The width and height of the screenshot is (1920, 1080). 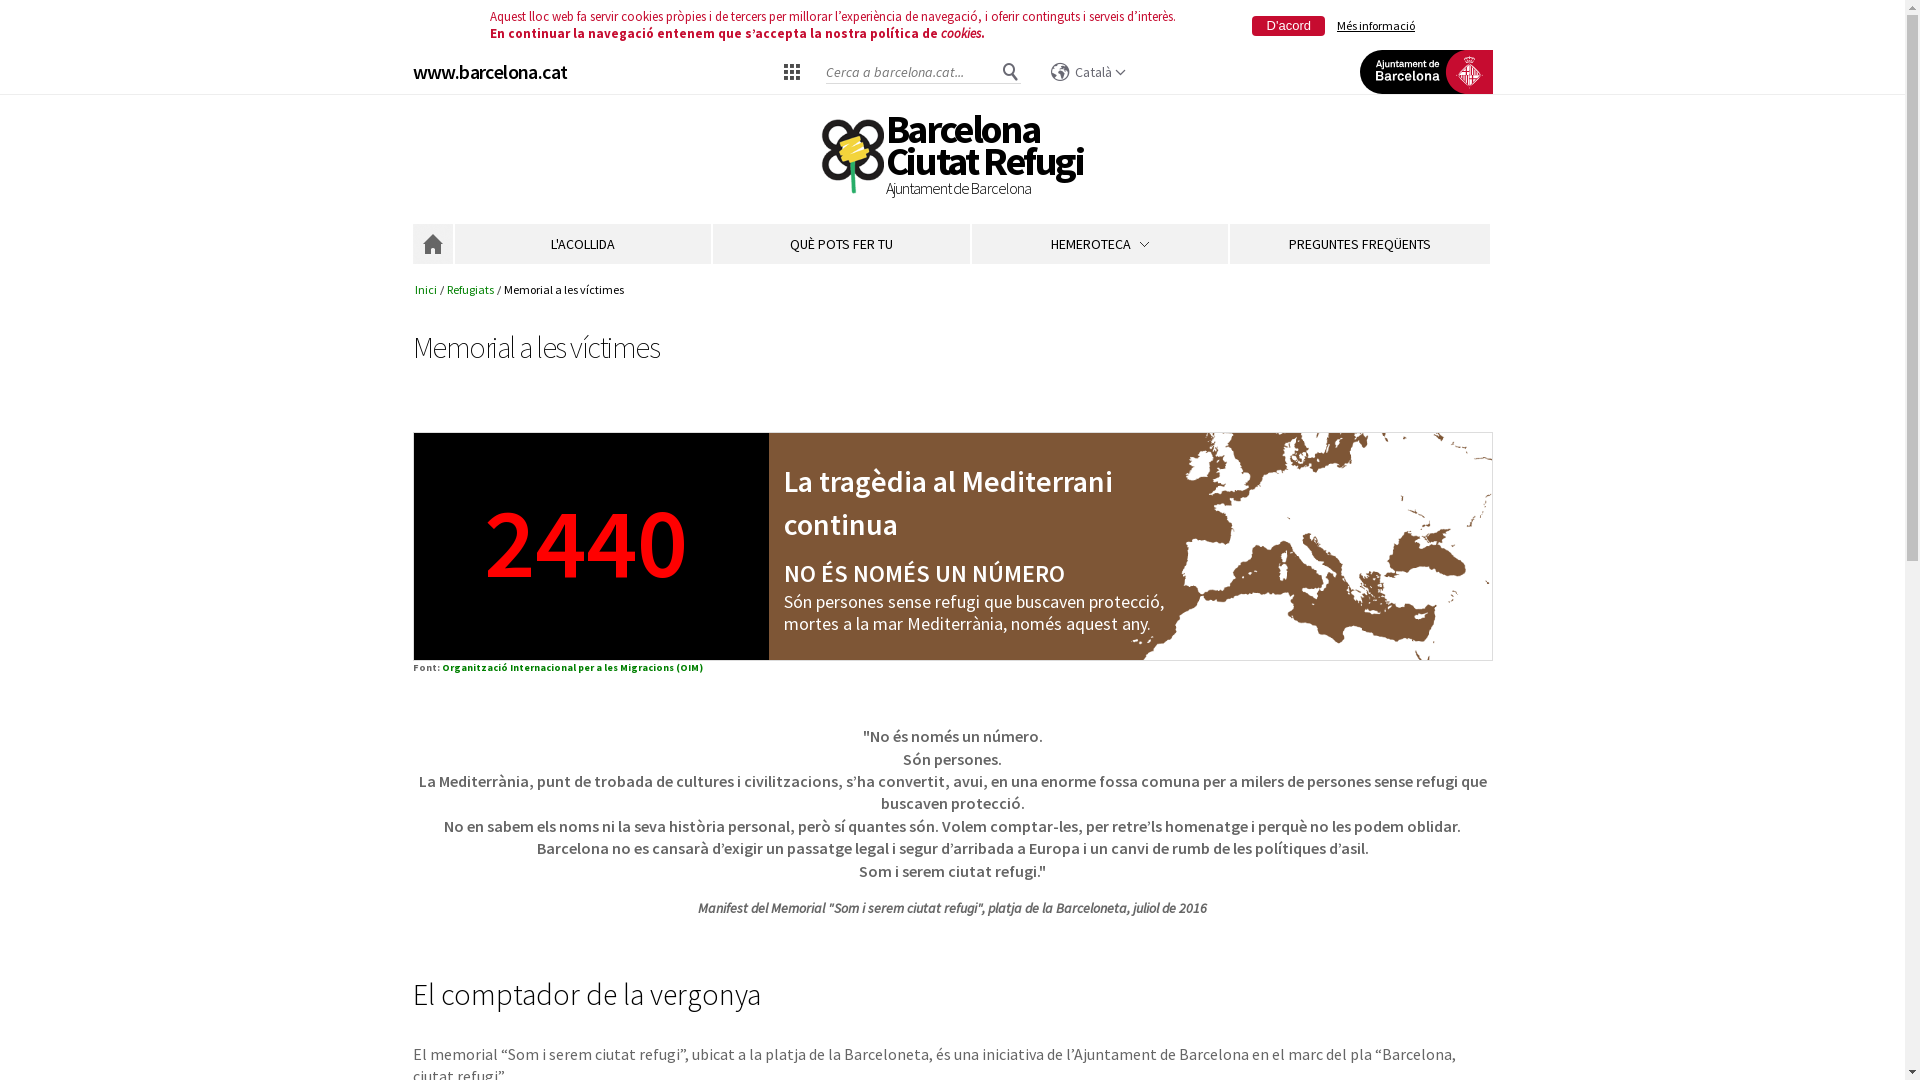 I want to click on 'HEMEROTECA', so click(x=1098, y=242).